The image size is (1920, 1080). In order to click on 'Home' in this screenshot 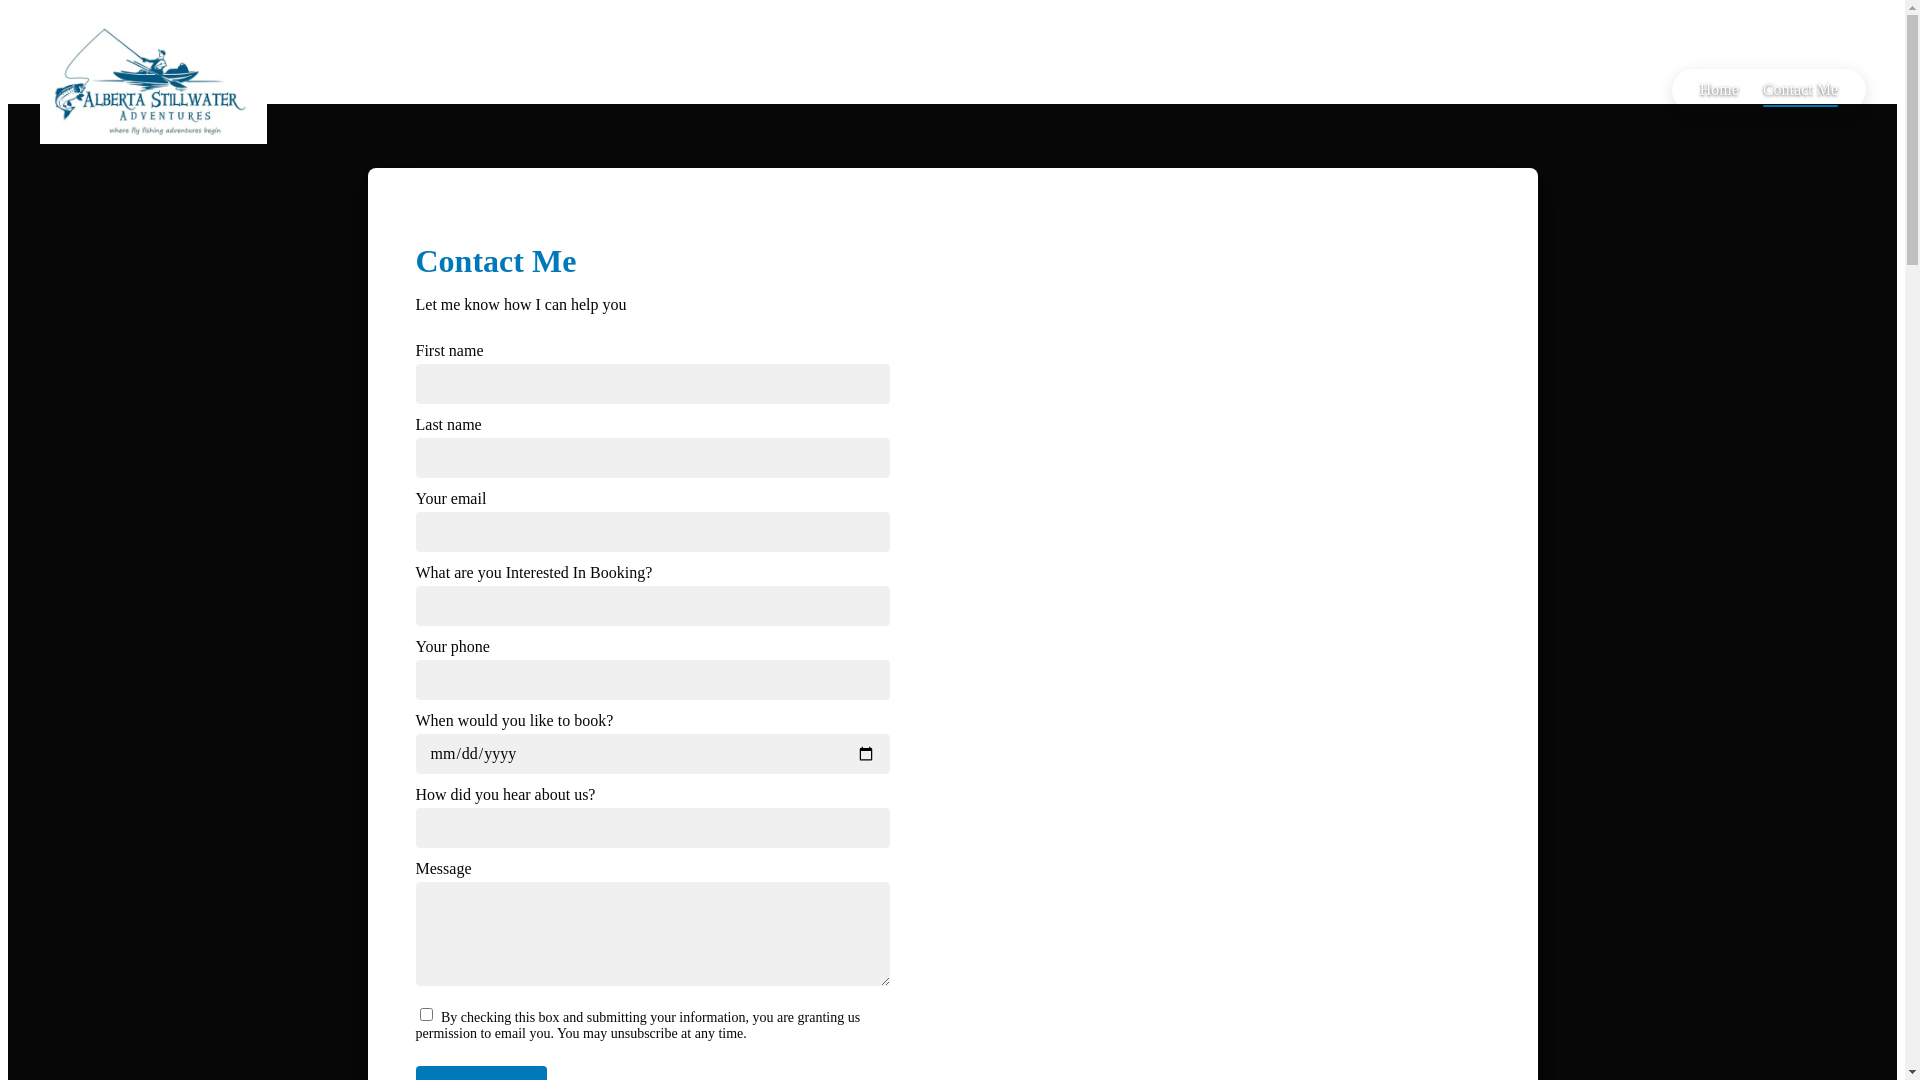, I will do `click(1718, 88)`.